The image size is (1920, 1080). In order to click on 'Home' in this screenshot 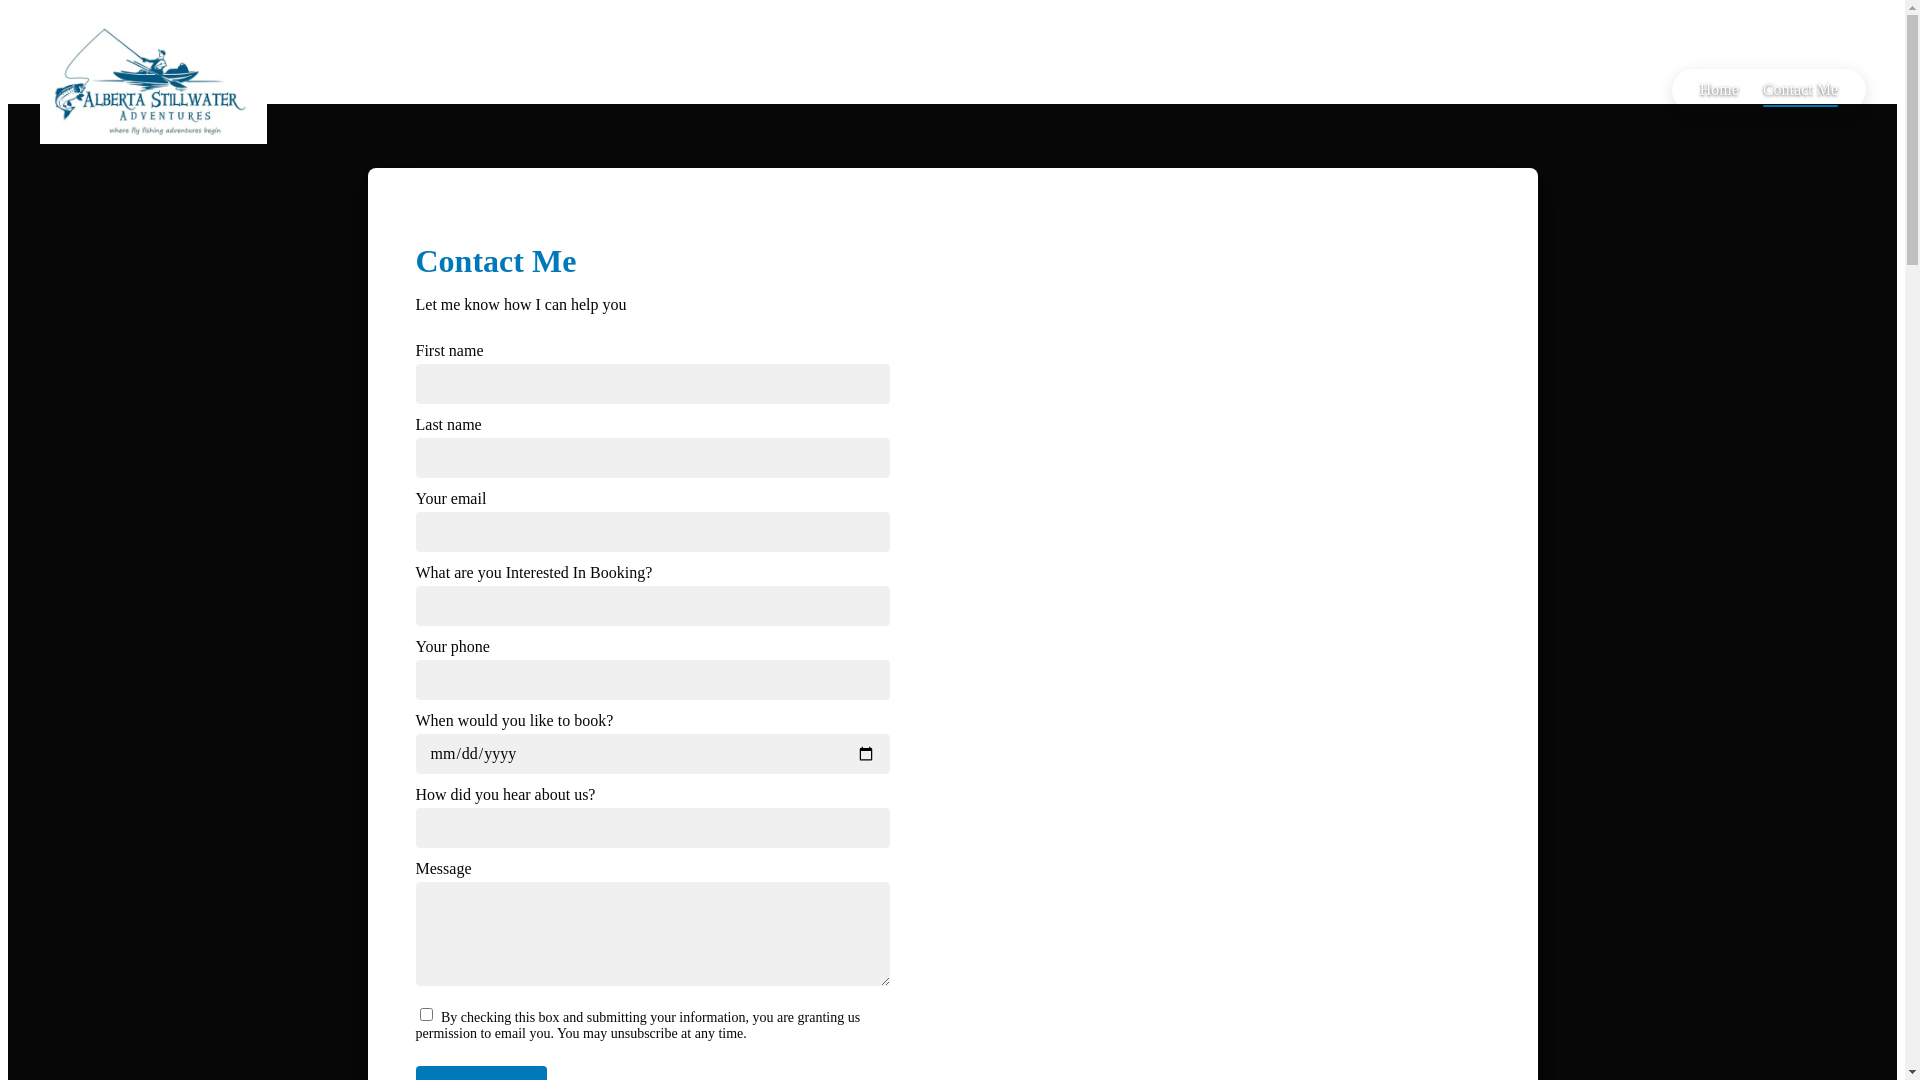, I will do `click(1718, 88)`.